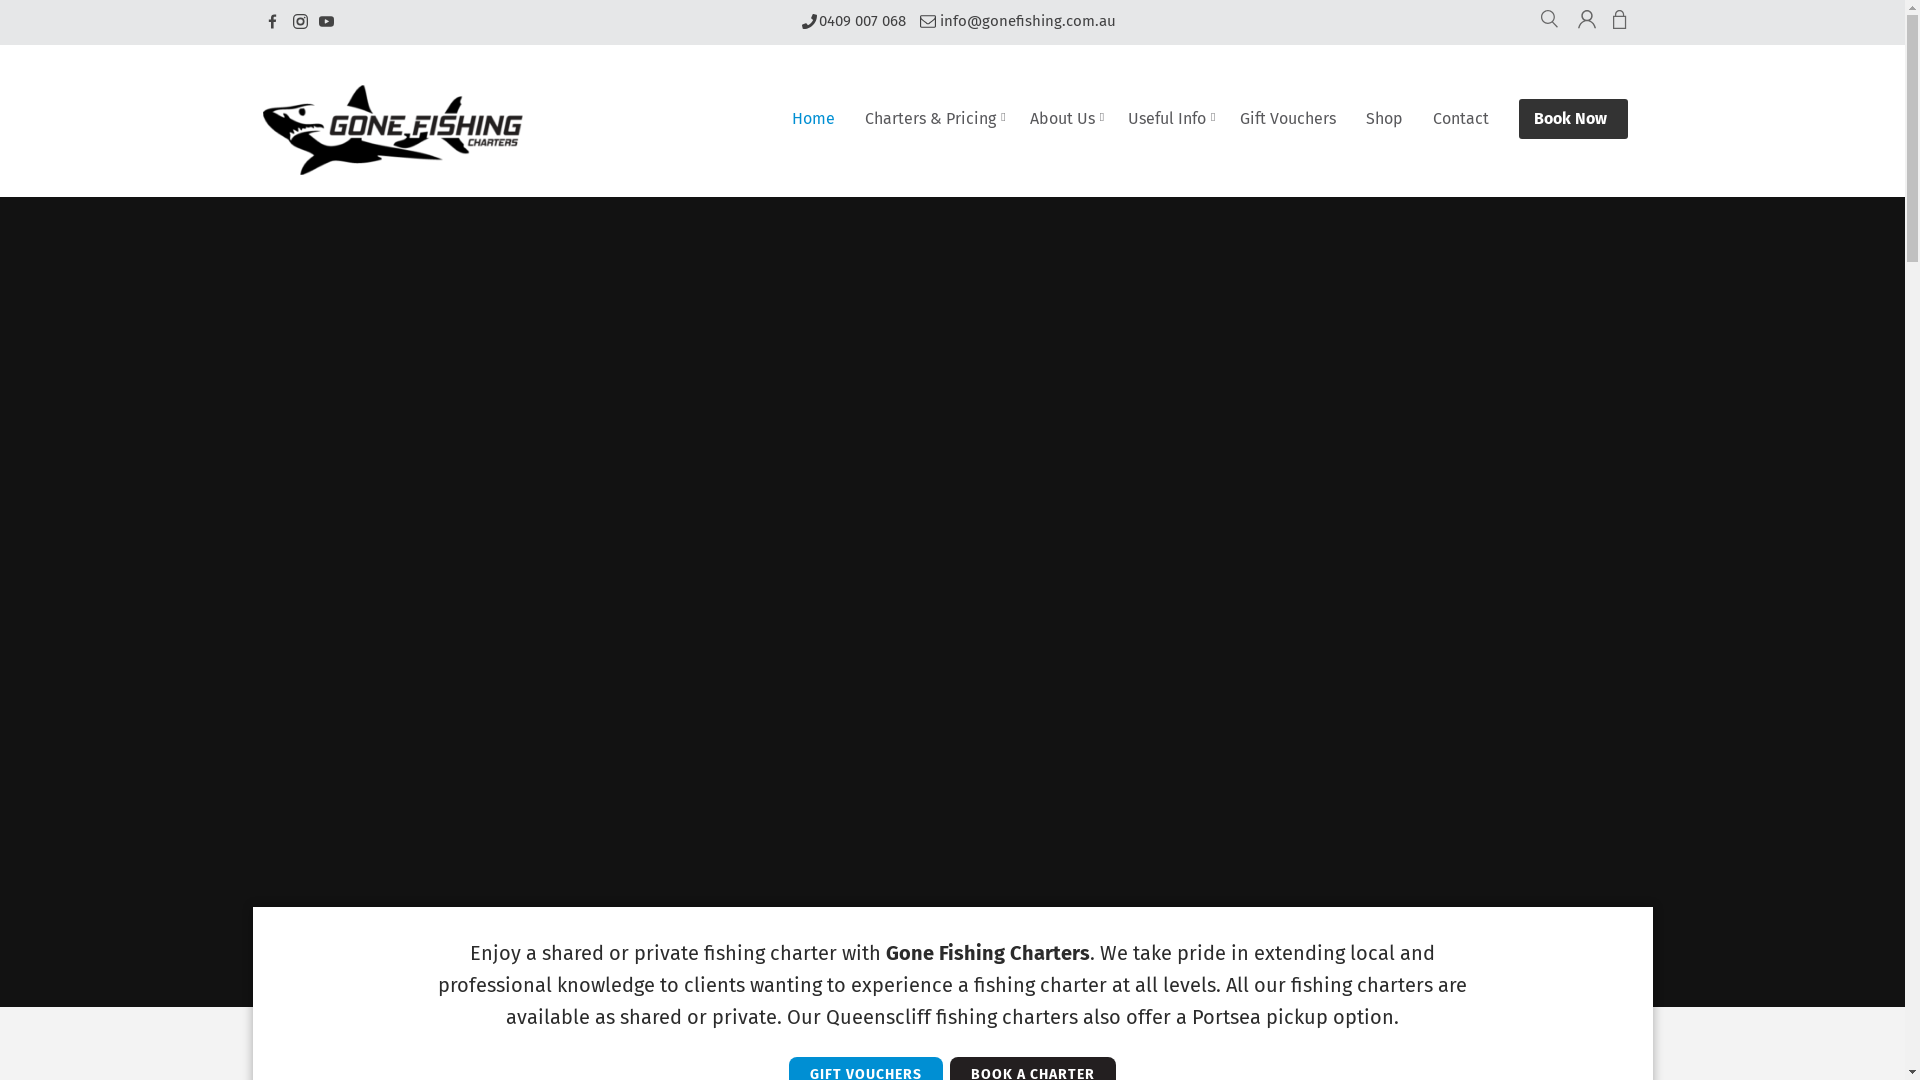 The height and width of the screenshot is (1080, 1920). Describe the element at coordinates (1171, 119) in the screenshot. I see `'Useful Info'` at that location.